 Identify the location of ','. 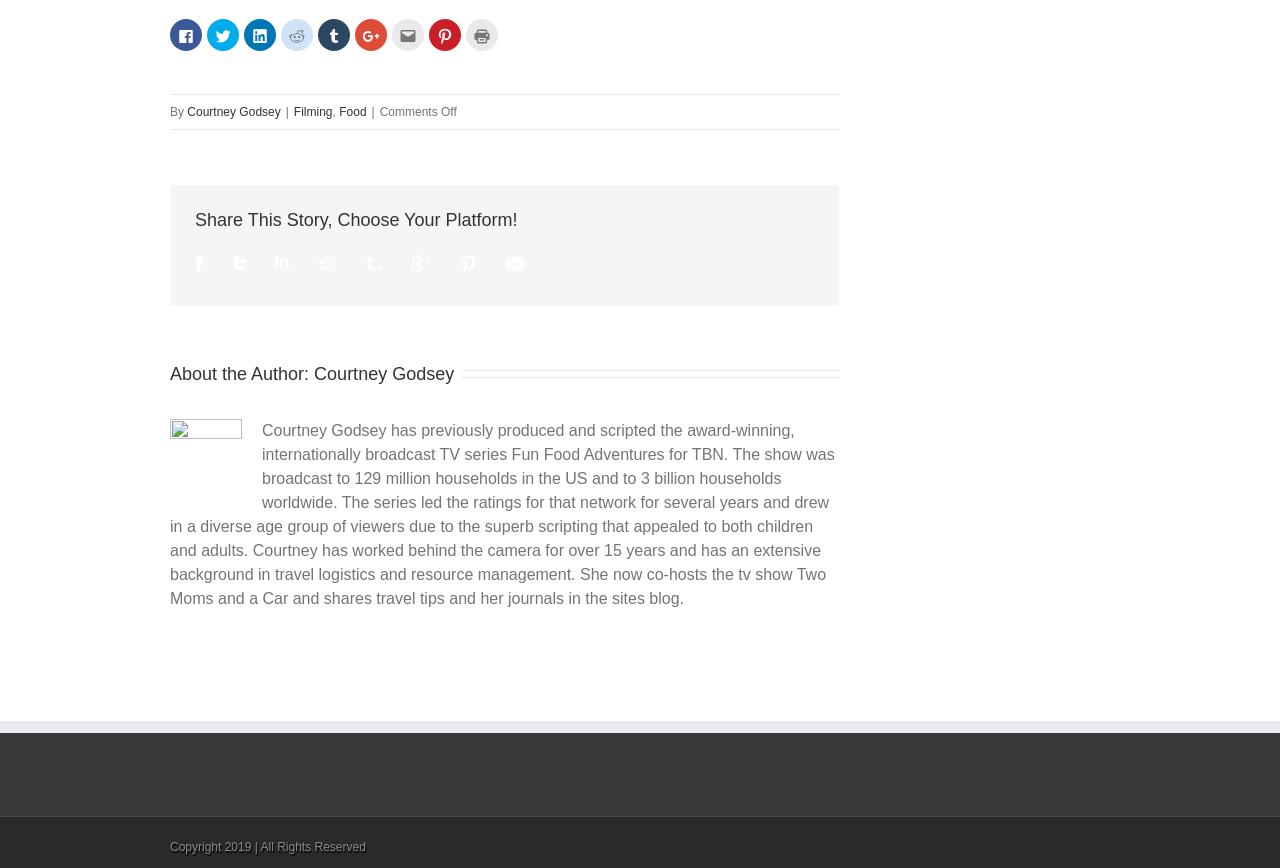
(335, 111).